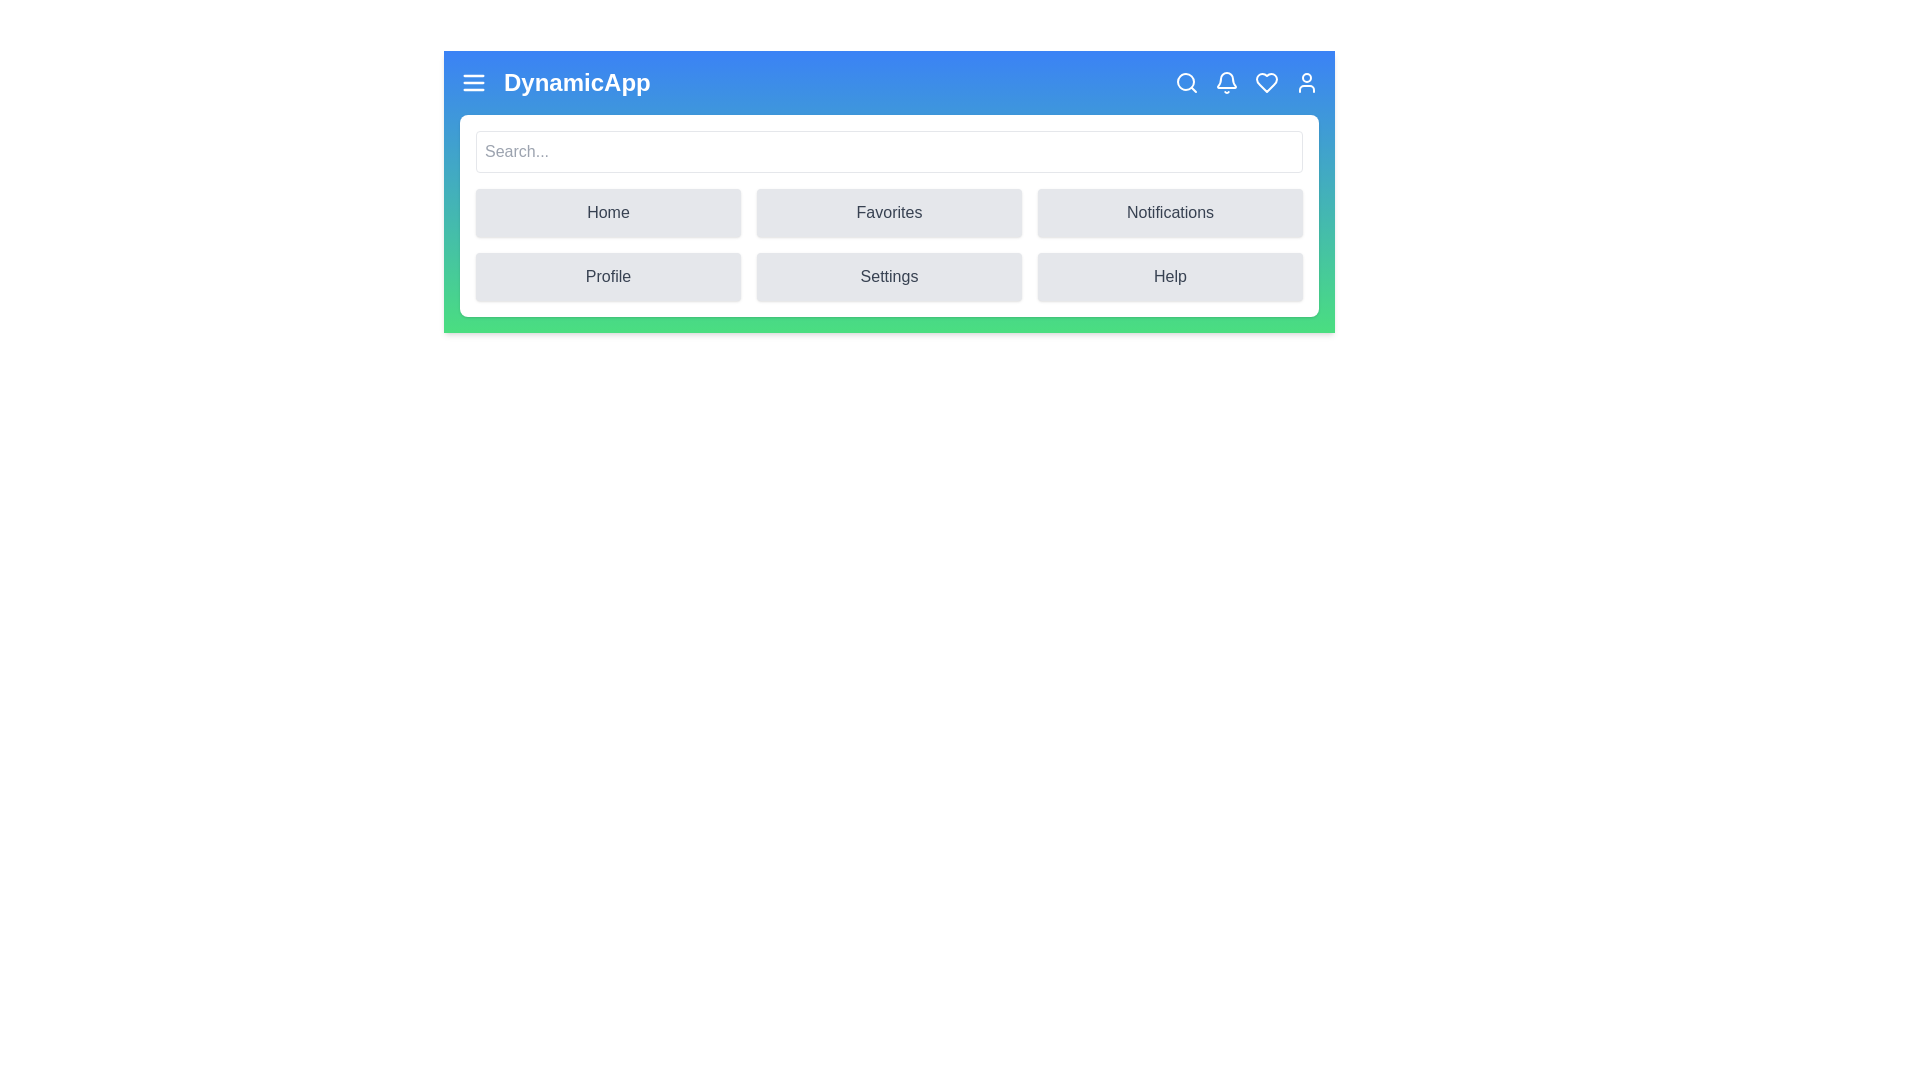 Image resolution: width=1920 pixels, height=1080 pixels. I want to click on the search input field and type the text 'example', so click(888, 150).